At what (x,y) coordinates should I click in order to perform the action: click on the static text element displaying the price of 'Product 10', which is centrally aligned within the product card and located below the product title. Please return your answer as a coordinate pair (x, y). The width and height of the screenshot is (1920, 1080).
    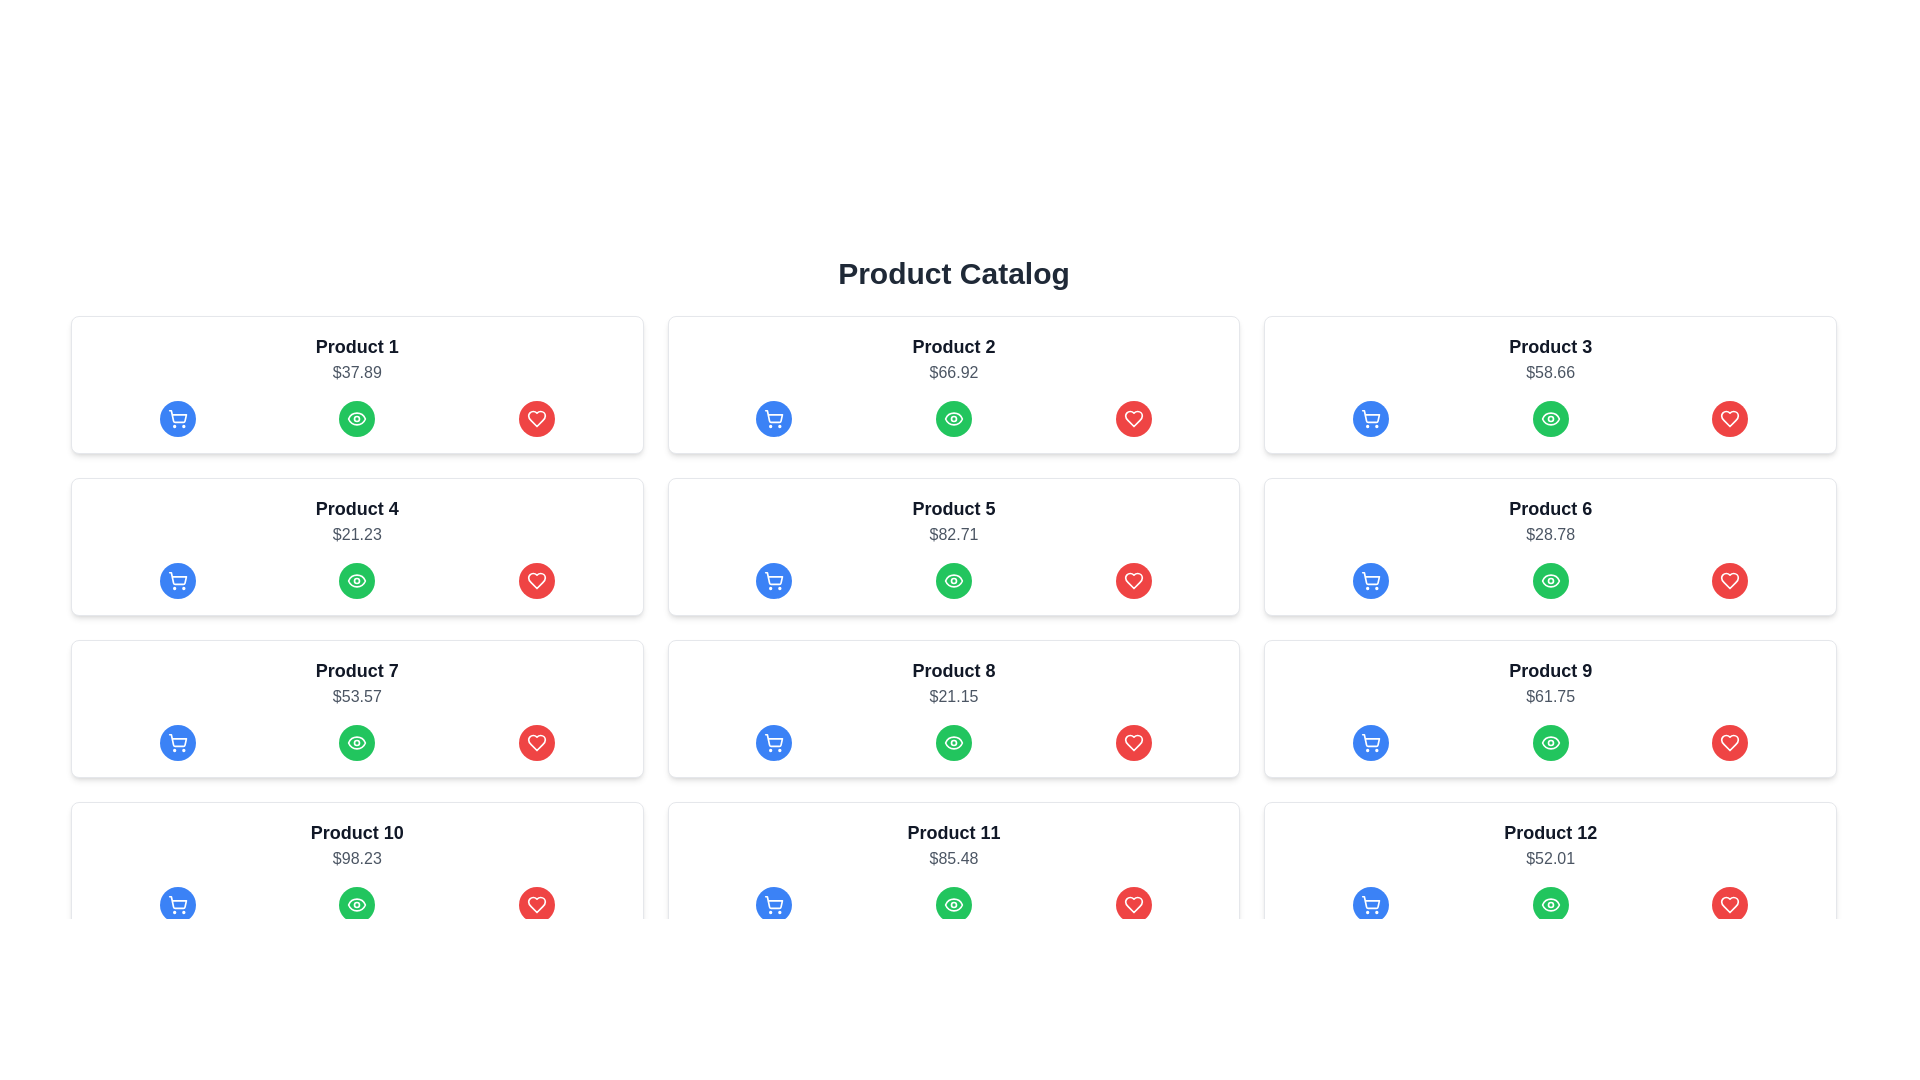
    Looking at the image, I should click on (357, 858).